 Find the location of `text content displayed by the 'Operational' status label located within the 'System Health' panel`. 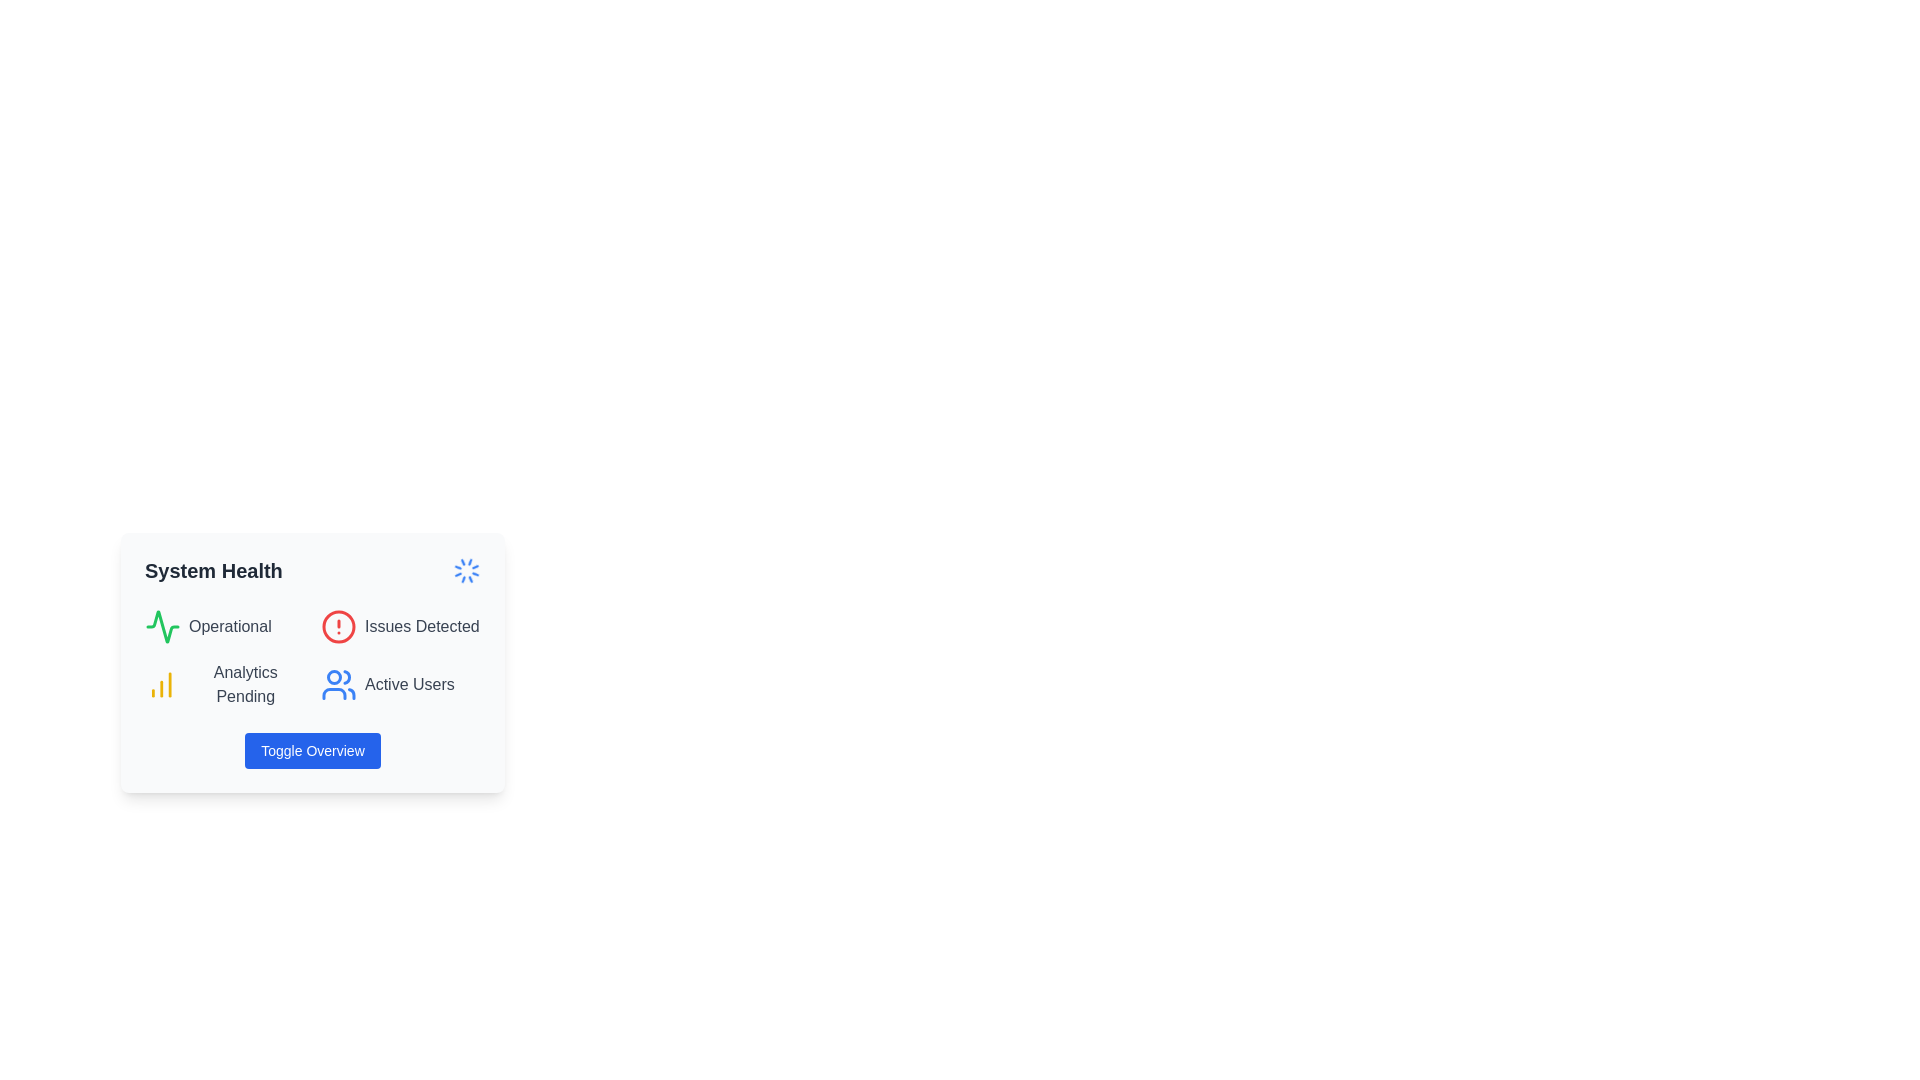

text content displayed by the 'Operational' status label located within the 'System Health' panel is located at coordinates (230, 626).